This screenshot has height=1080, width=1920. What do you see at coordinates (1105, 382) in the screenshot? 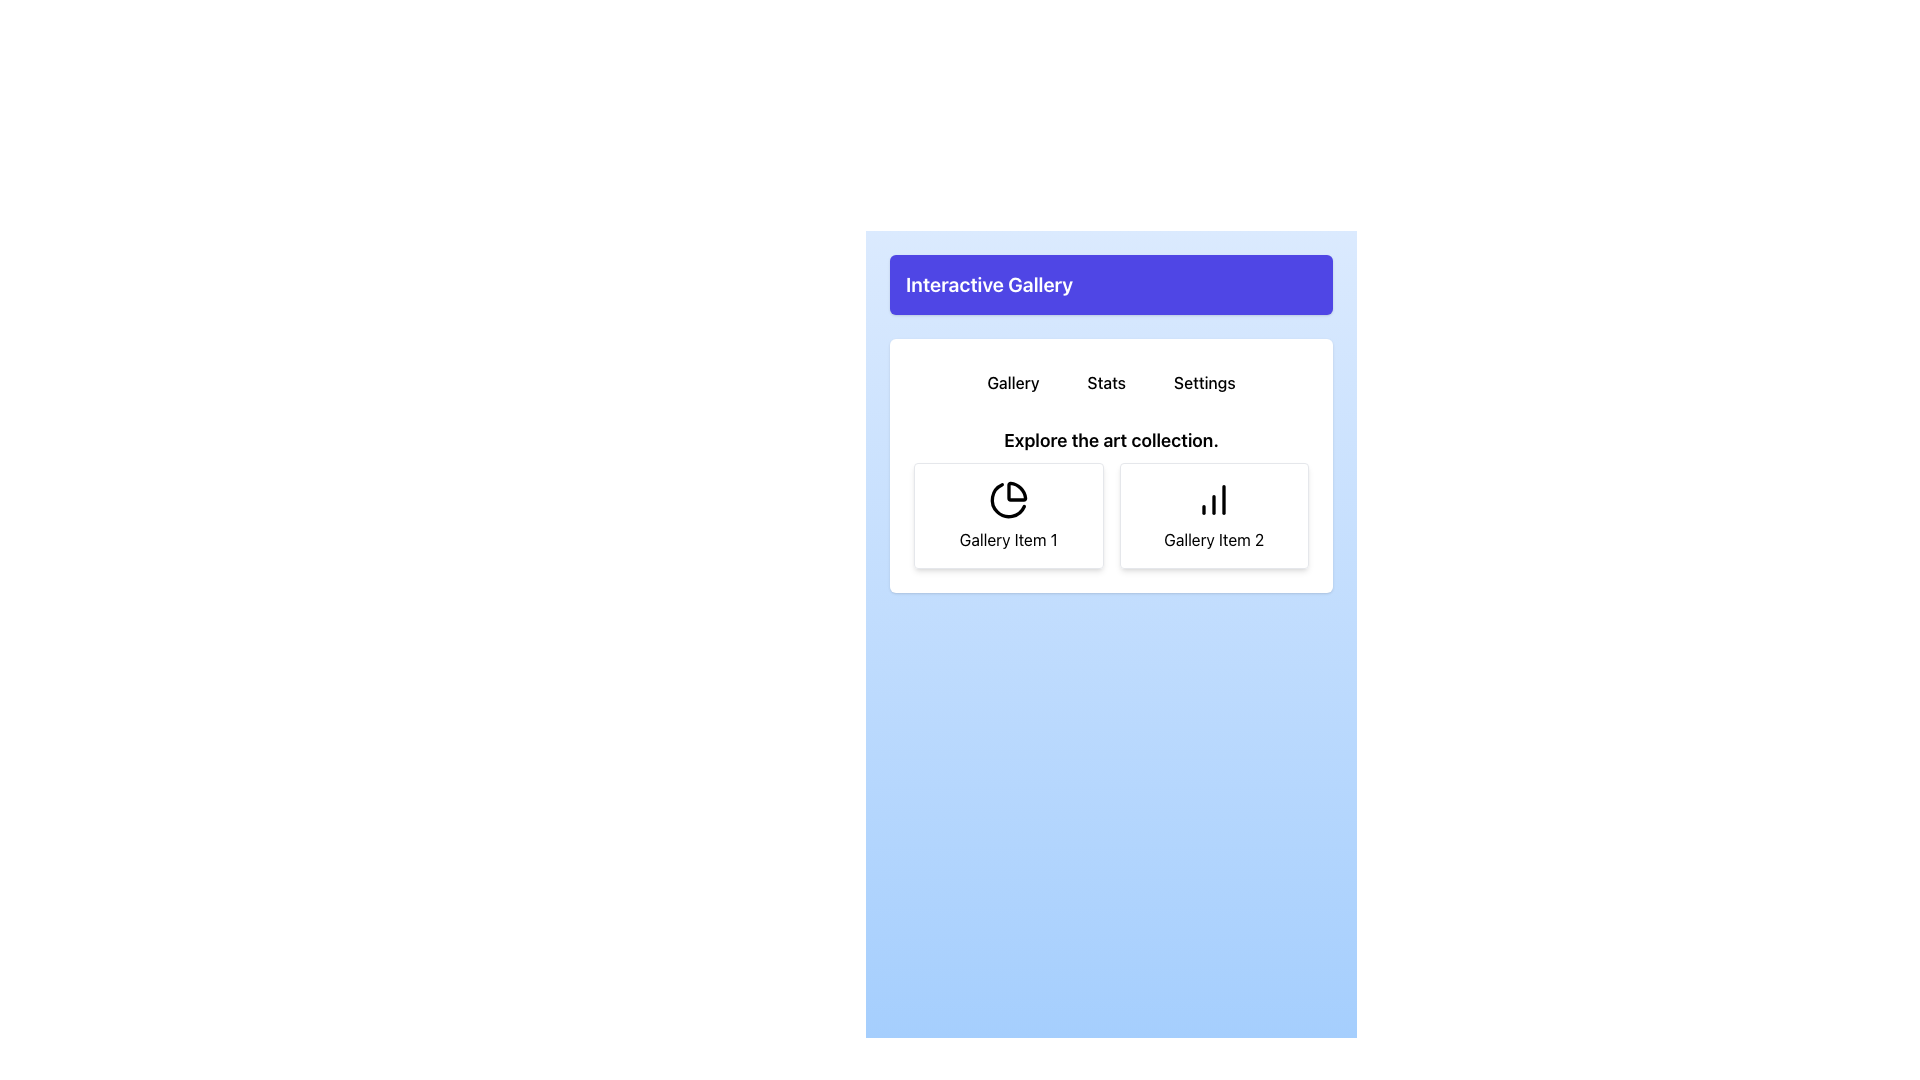
I see `the 'Stats' button which is the second button in a horizontal set of three, located between the 'Gallery' and 'Settings' buttons, to observe its interaction effect` at bounding box center [1105, 382].